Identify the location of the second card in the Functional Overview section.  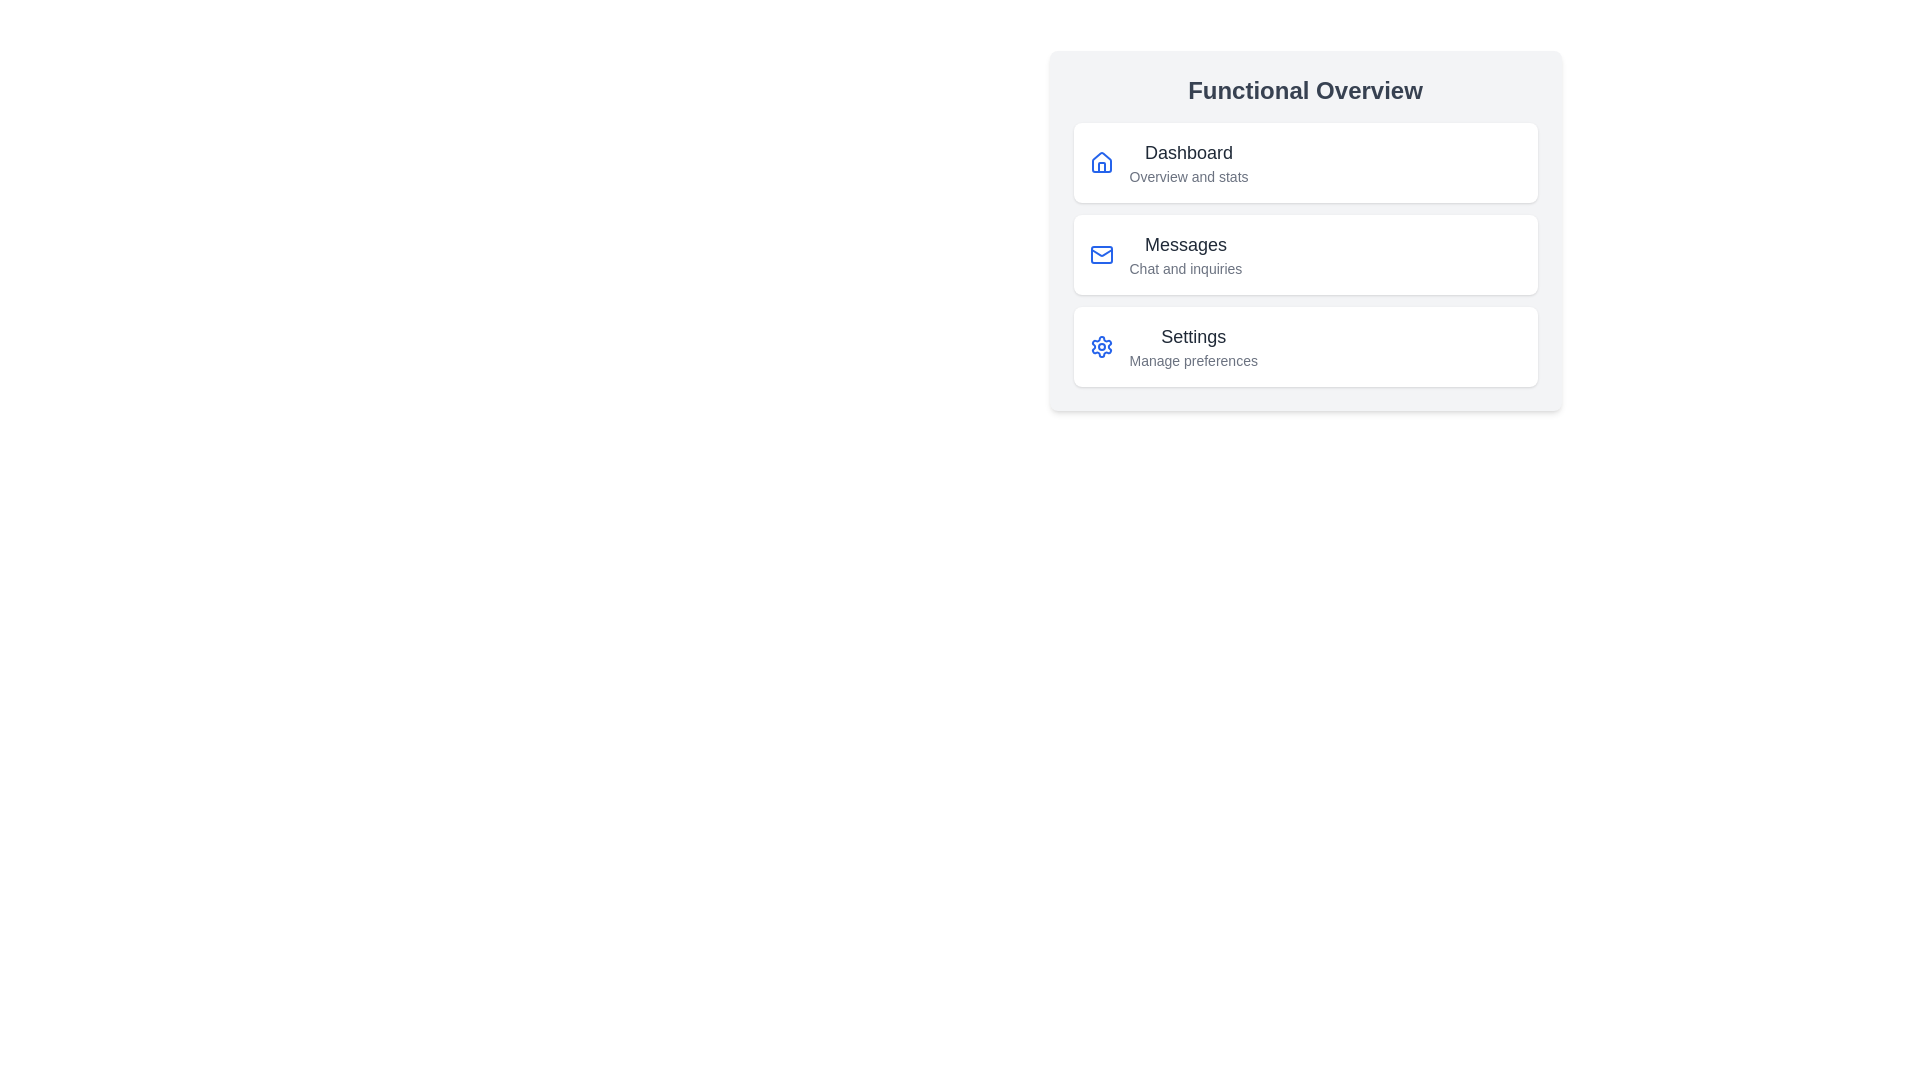
(1305, 253).